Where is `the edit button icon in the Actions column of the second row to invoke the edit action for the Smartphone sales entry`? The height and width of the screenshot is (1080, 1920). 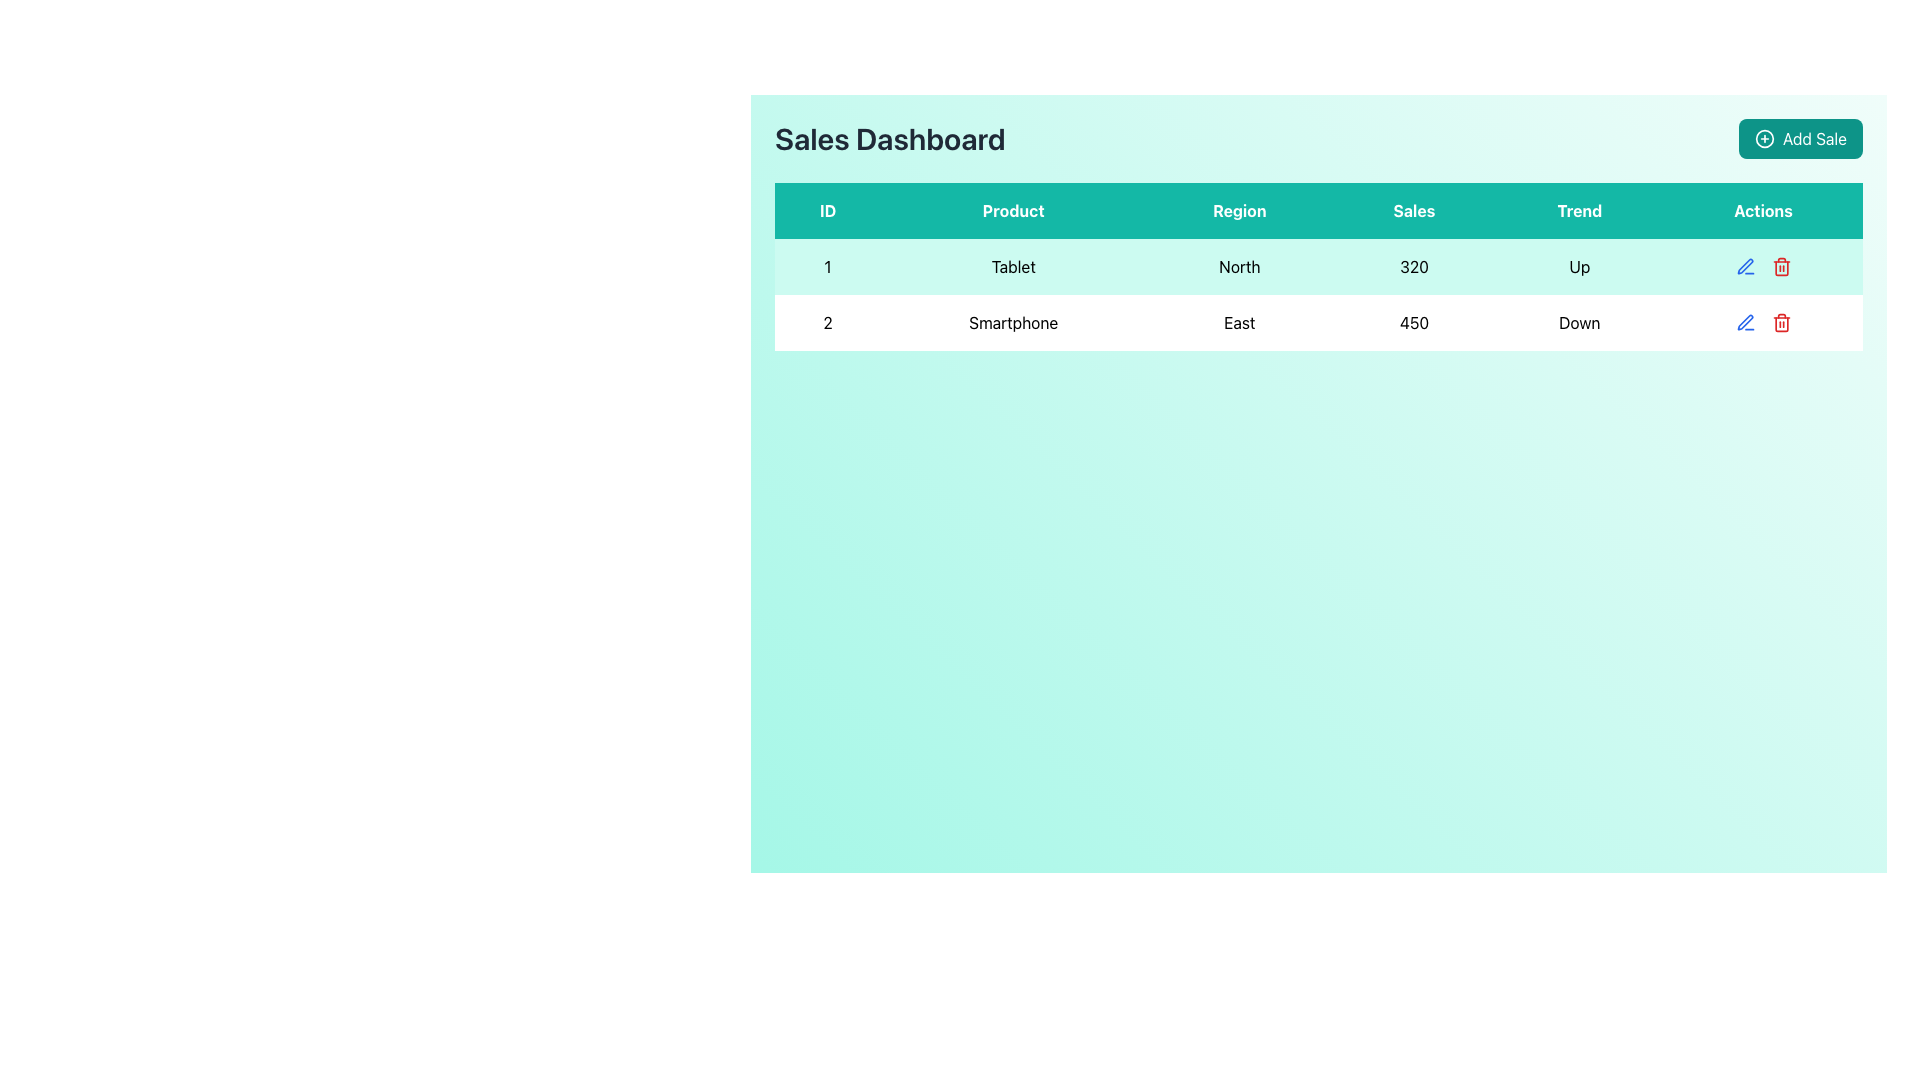 the edit button icon in the Actions column of the second row to invoke the edit action for the Smartphone sales entry is located at coordinates (1744, 322).